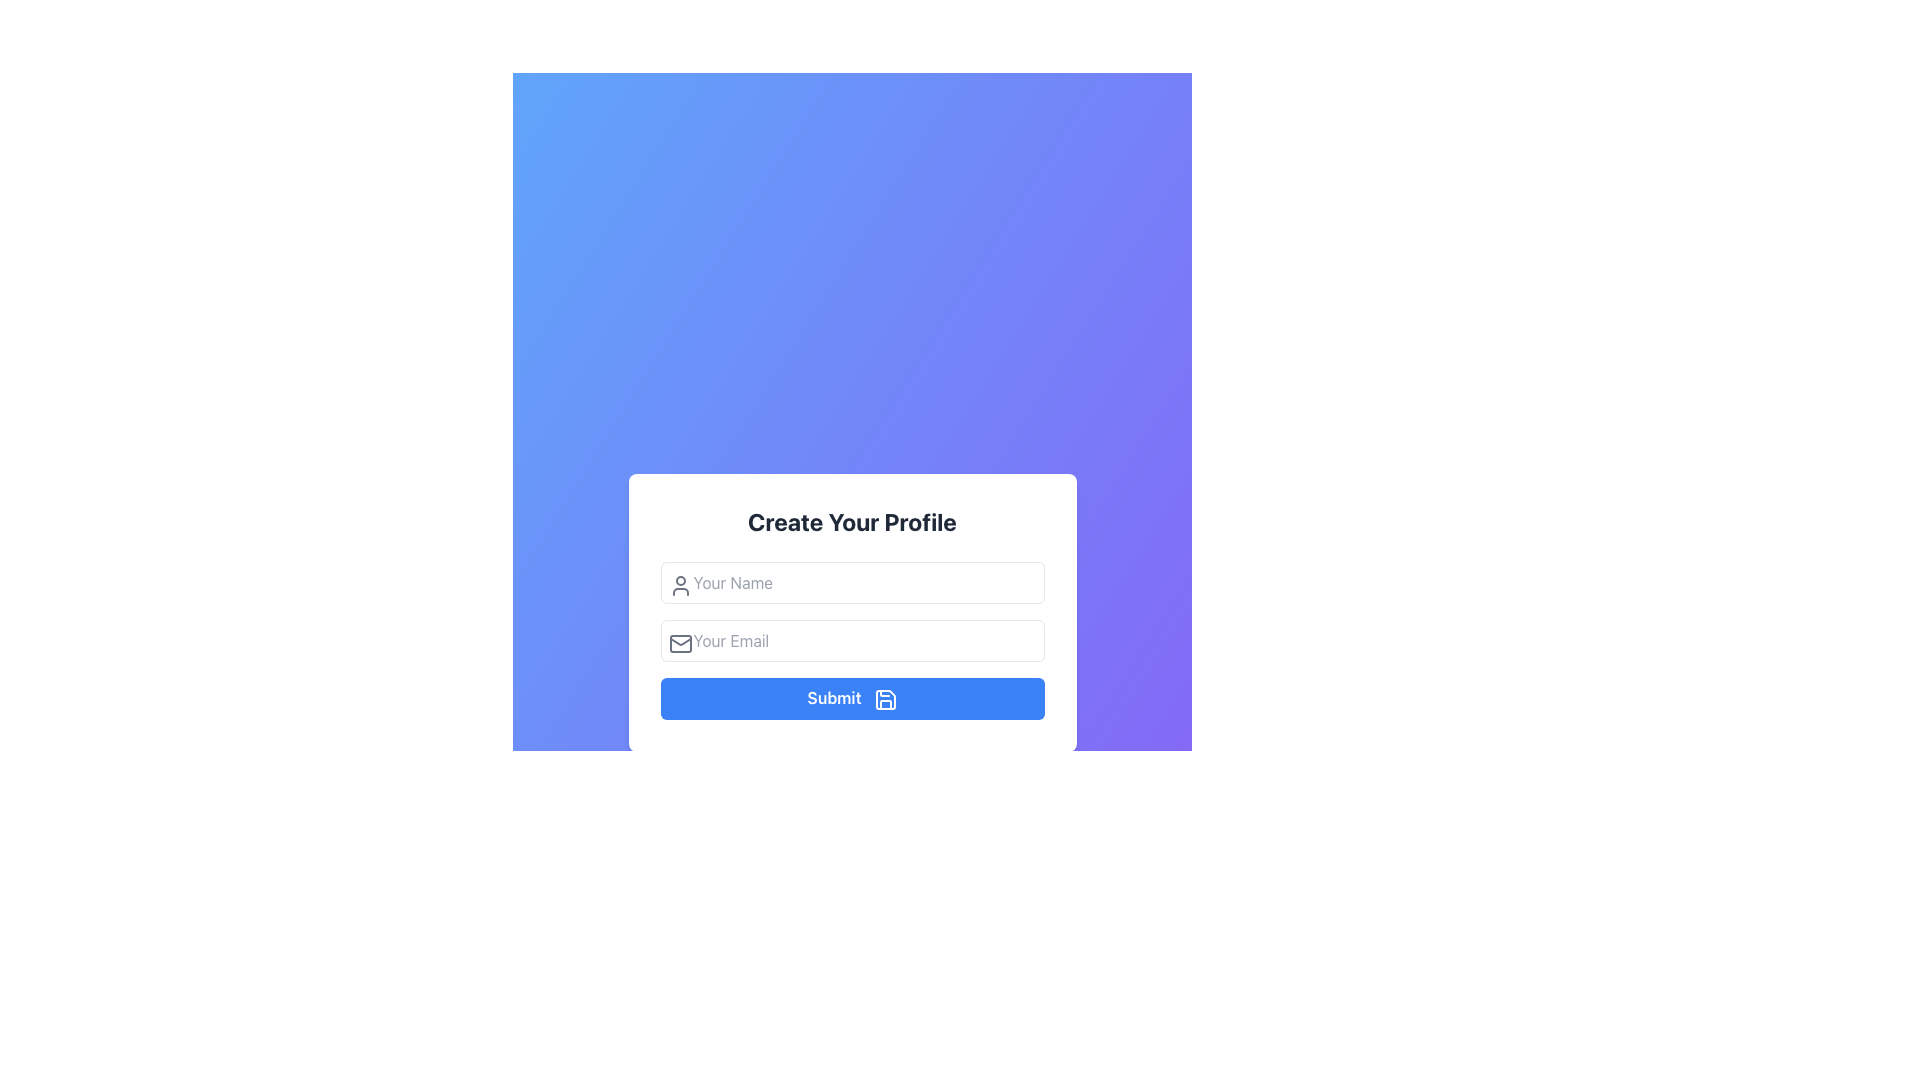  What do you see at coordinates (884, 698) in the screenshot?
I see `the 'Save' icon located to the right of the 'Submit' button at the bottom of the profile creation form` at bounding box center [884, 698].